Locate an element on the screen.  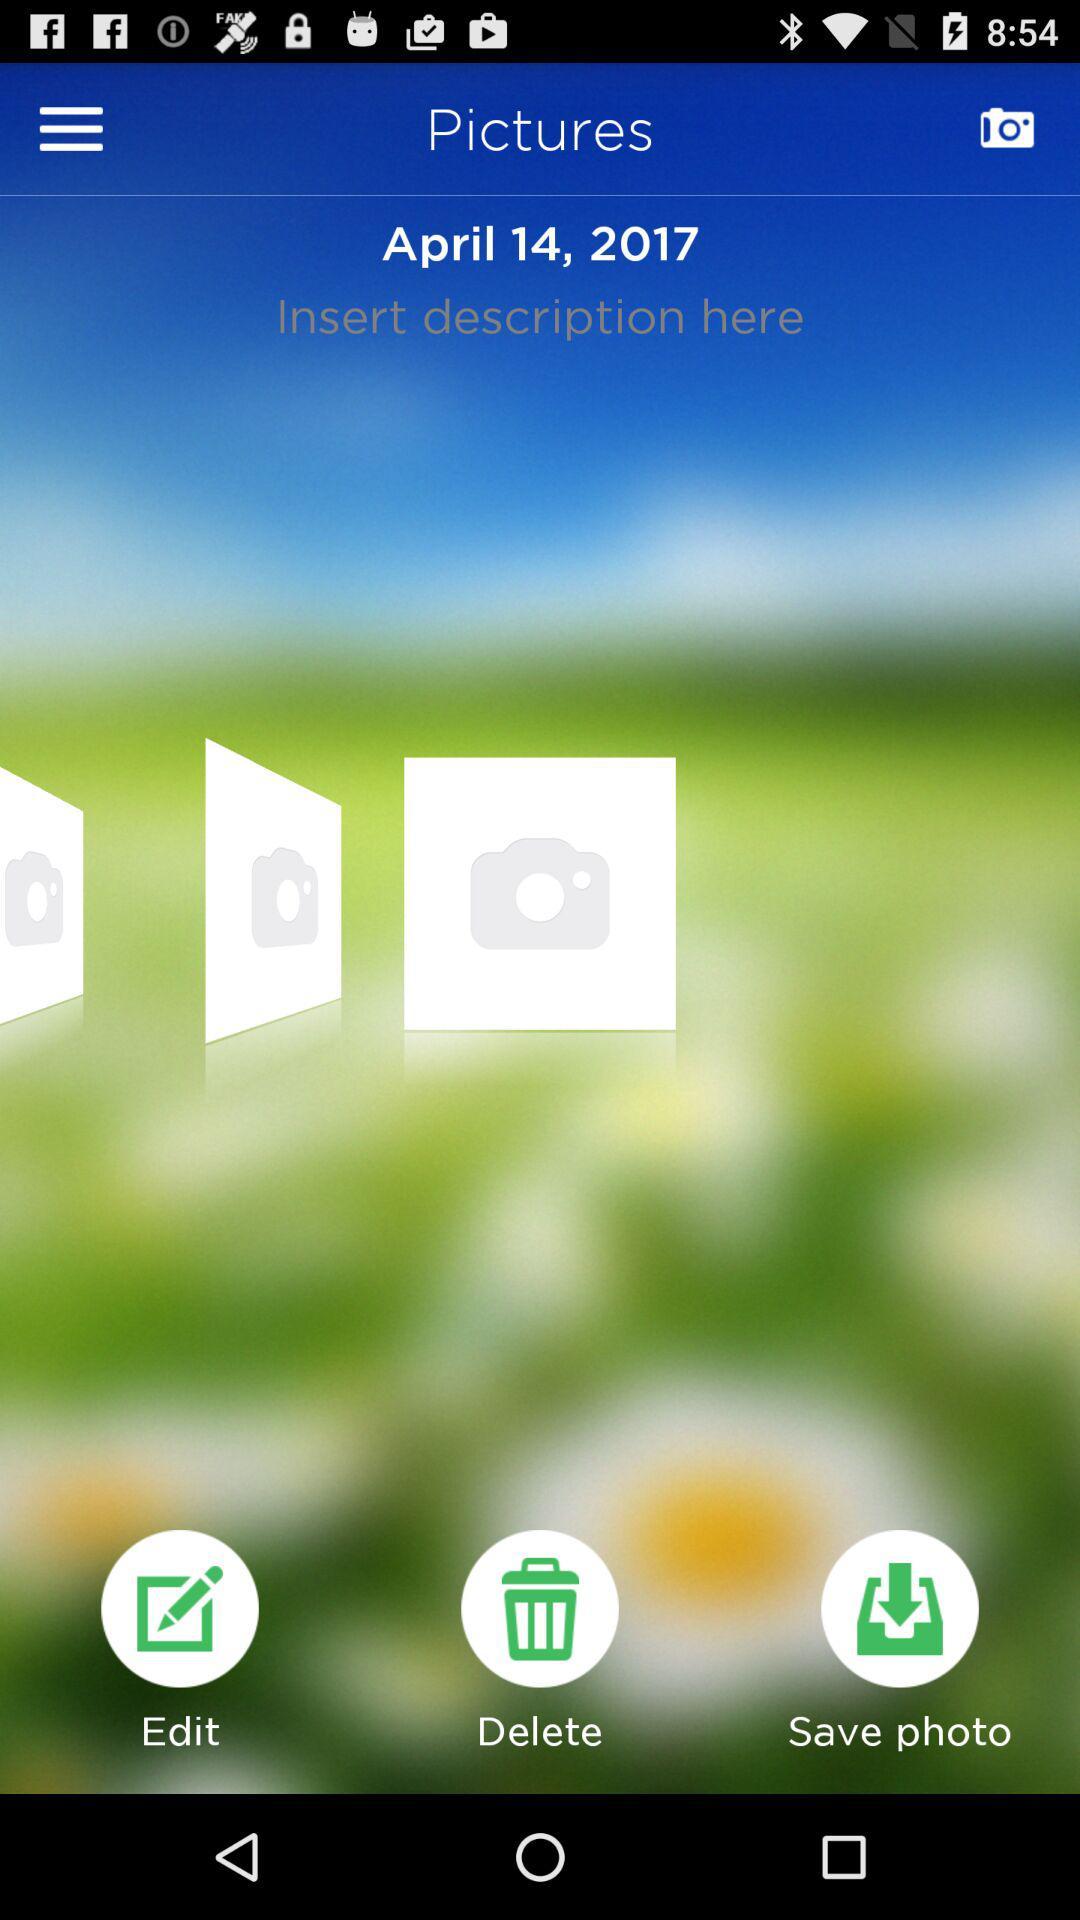
edit is located at coordinates (180, 1608).